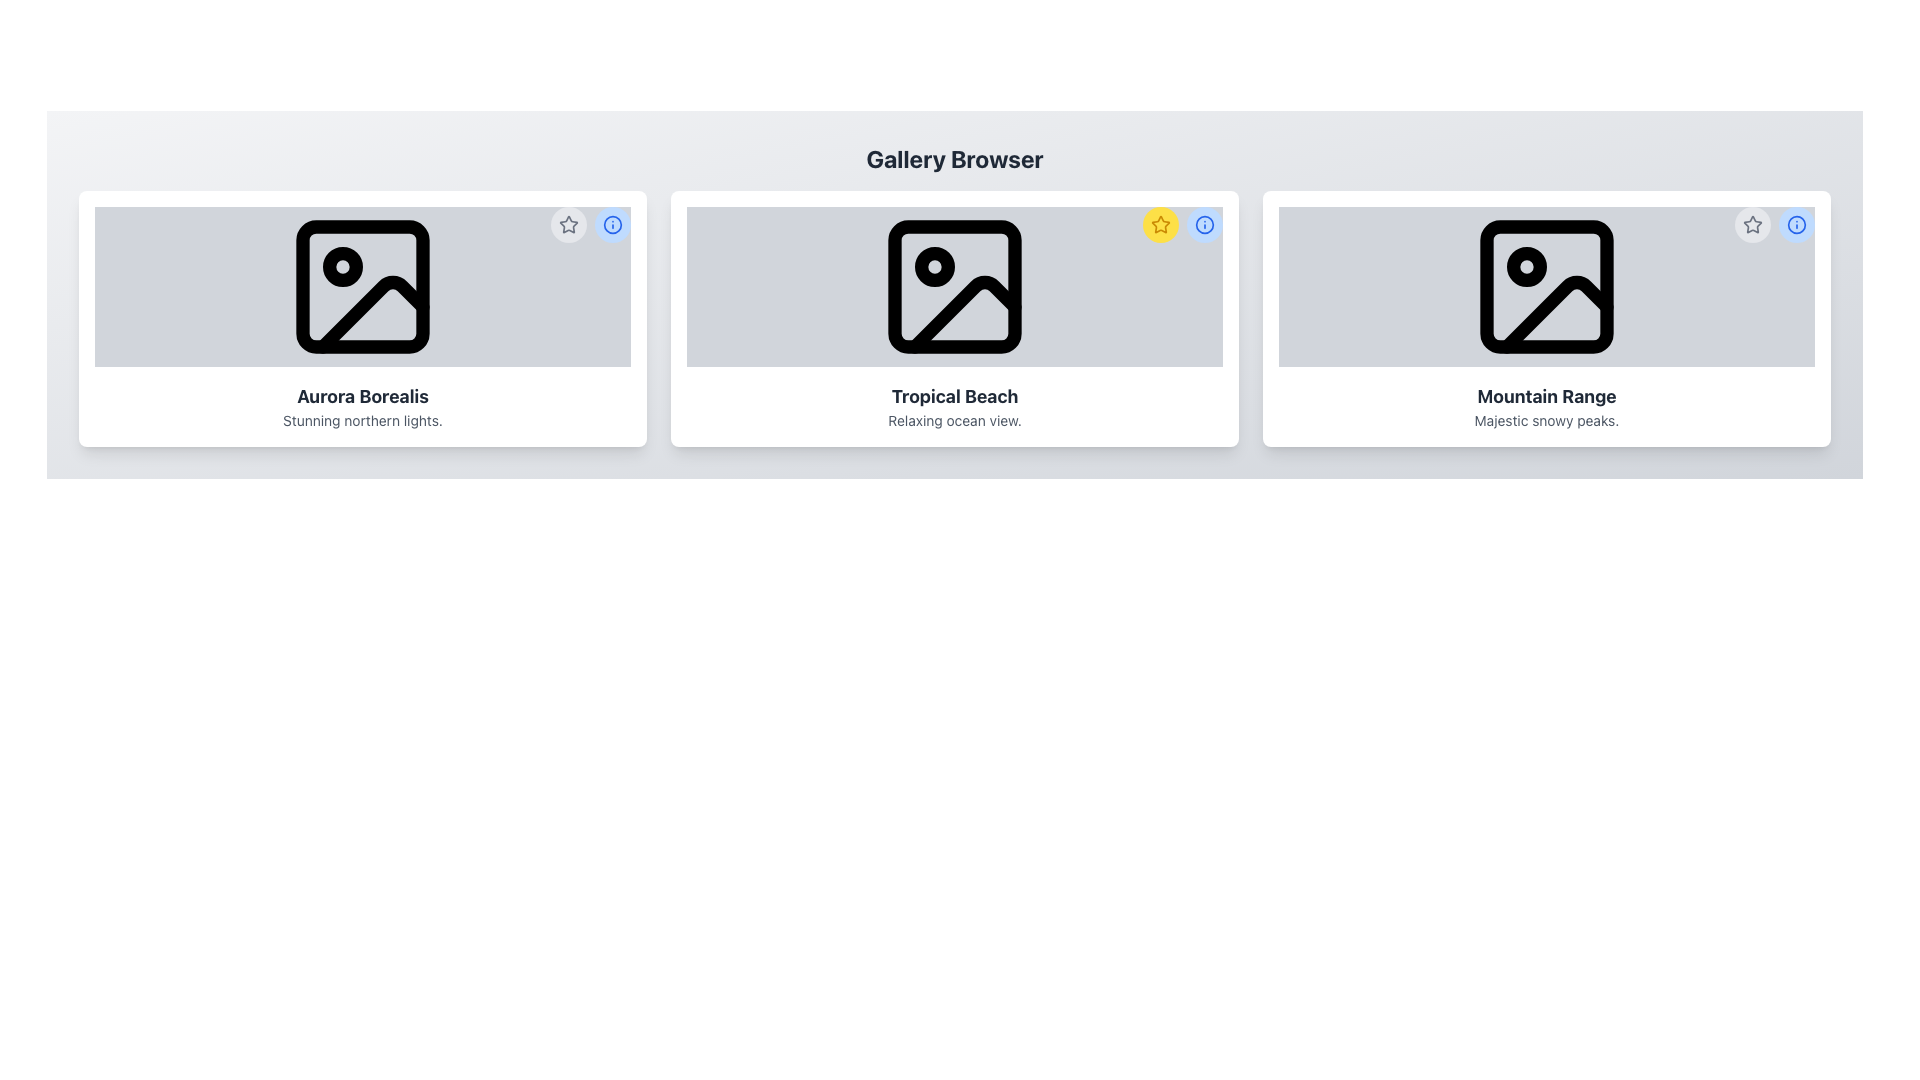 The image size is (1920, 1080). I want to click on the star icon button located in the top-right corner of the 'Mountain Range' card, so click(1751, 224).